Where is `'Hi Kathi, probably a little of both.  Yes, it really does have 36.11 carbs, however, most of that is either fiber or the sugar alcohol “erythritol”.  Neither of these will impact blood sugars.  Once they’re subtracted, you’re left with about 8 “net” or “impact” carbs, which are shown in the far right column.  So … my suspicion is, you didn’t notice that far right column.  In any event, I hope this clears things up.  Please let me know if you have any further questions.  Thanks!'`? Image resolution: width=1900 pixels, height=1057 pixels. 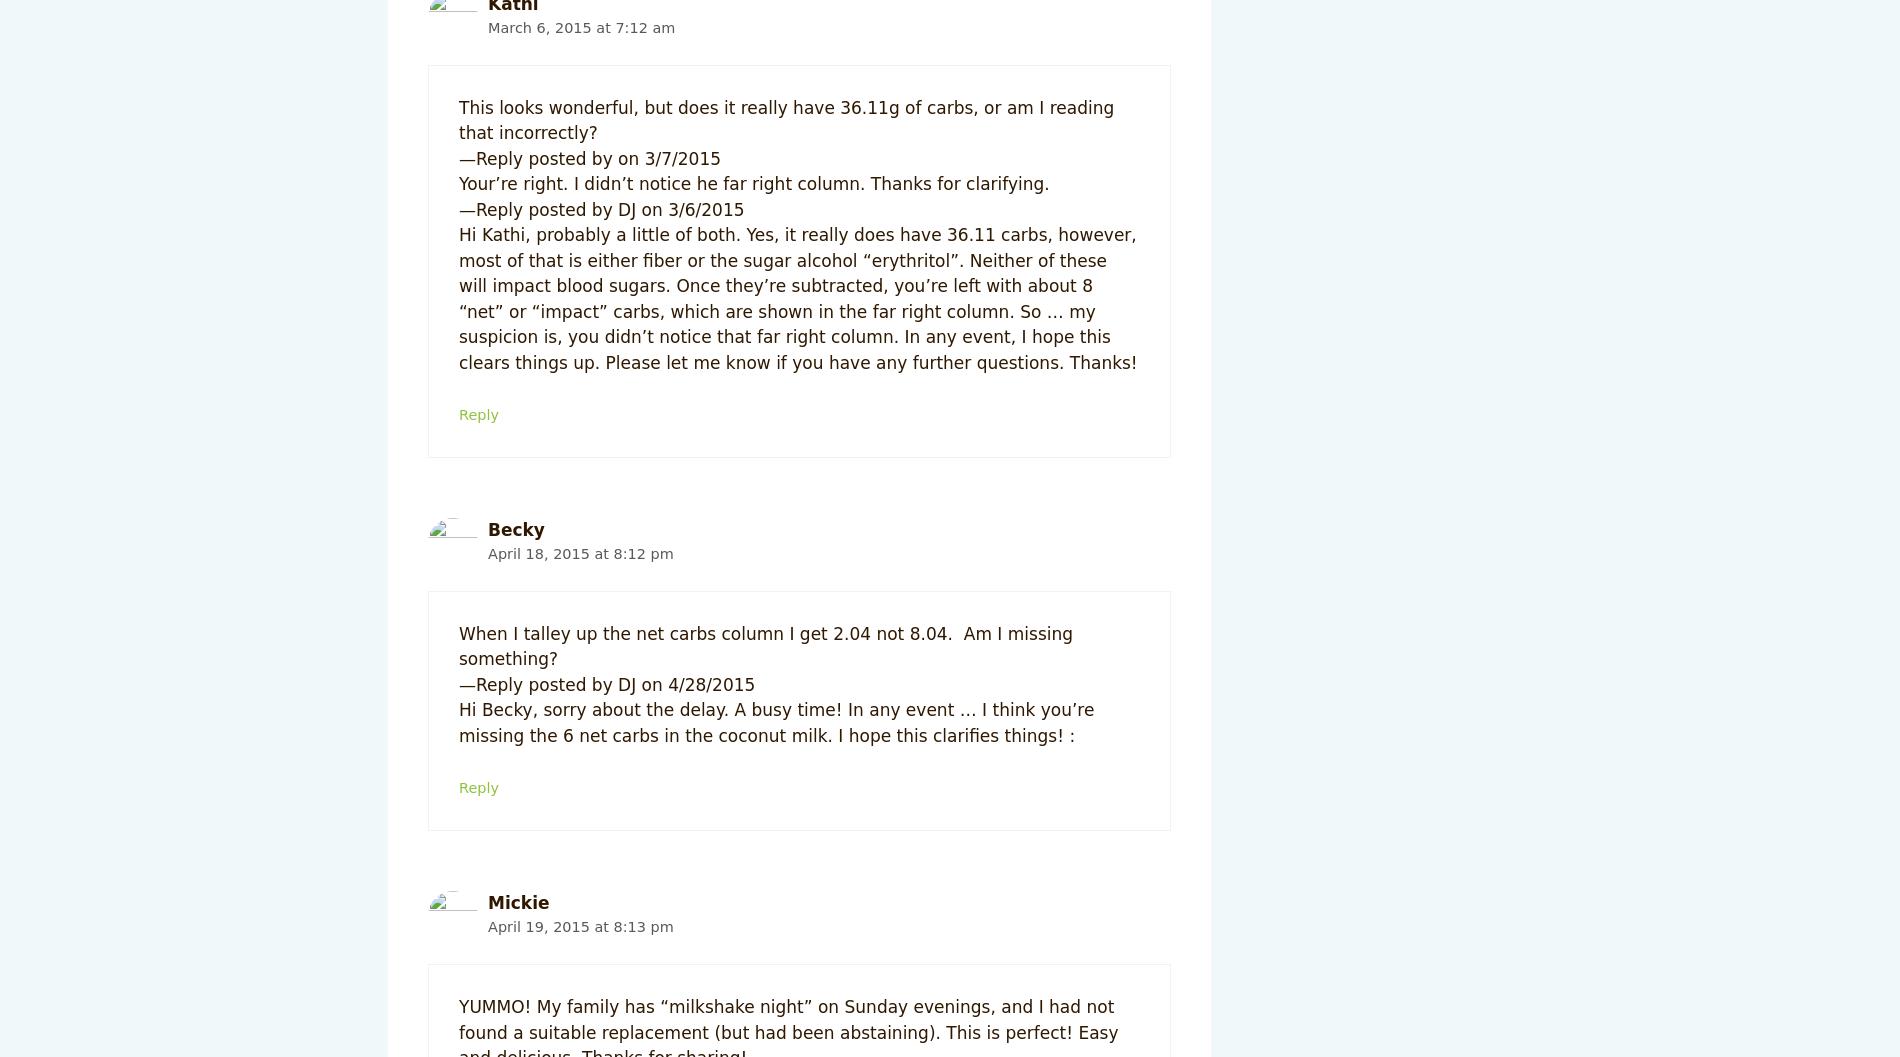 'Hi Kathi, probably a little of both.  Yes, it really does have 36.11 carbs, however, most of that is either fiber or the sugar alcohol “erythritol”.  Neither of these will impact blood sugars.  Once they’re subtracted, you’re left with about 8 “net” or “impact” carbs, which are shown in the far right column.  So … my suspicion is, you didn’t notice that far right column.  In any event, I hope this clears things up.  Please let me know if you have any further questions.  Thanks!' is located at coordinates (458, 297).